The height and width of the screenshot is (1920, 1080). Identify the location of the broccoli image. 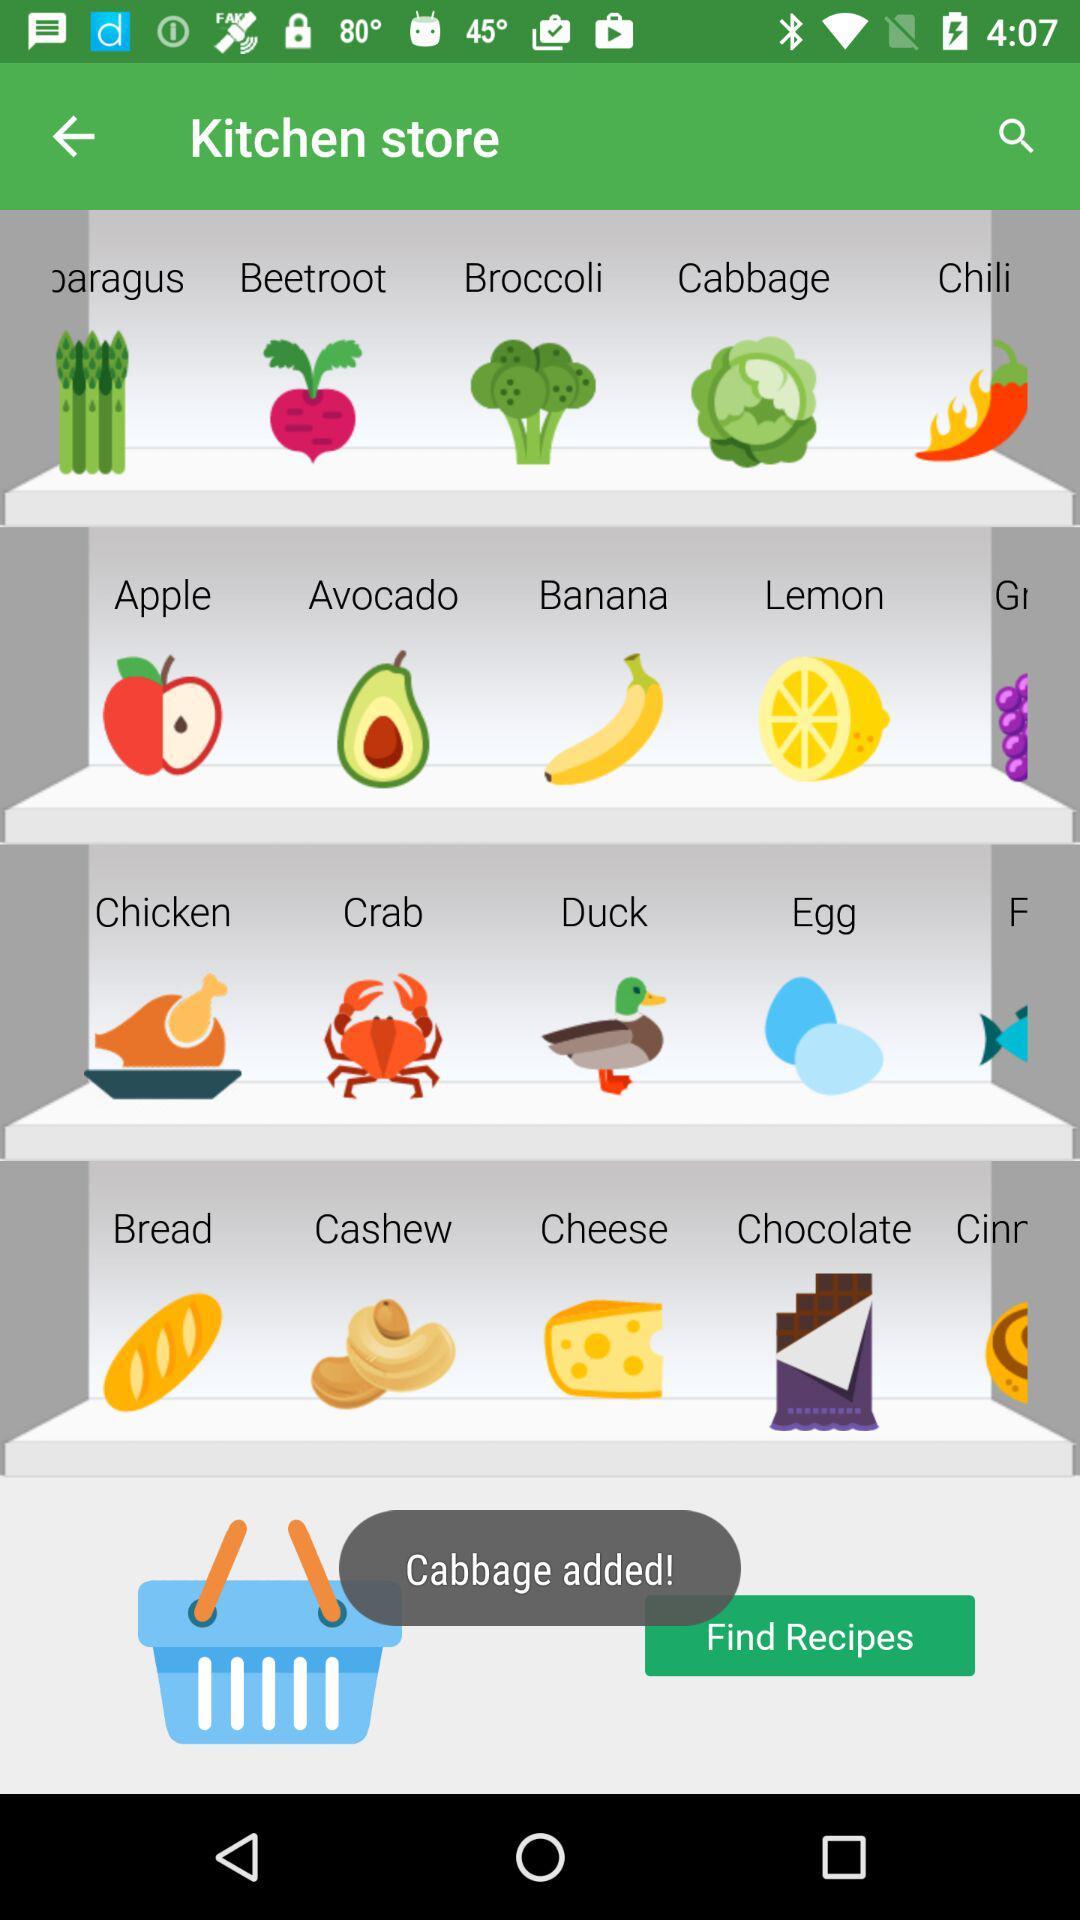
(532, 413).